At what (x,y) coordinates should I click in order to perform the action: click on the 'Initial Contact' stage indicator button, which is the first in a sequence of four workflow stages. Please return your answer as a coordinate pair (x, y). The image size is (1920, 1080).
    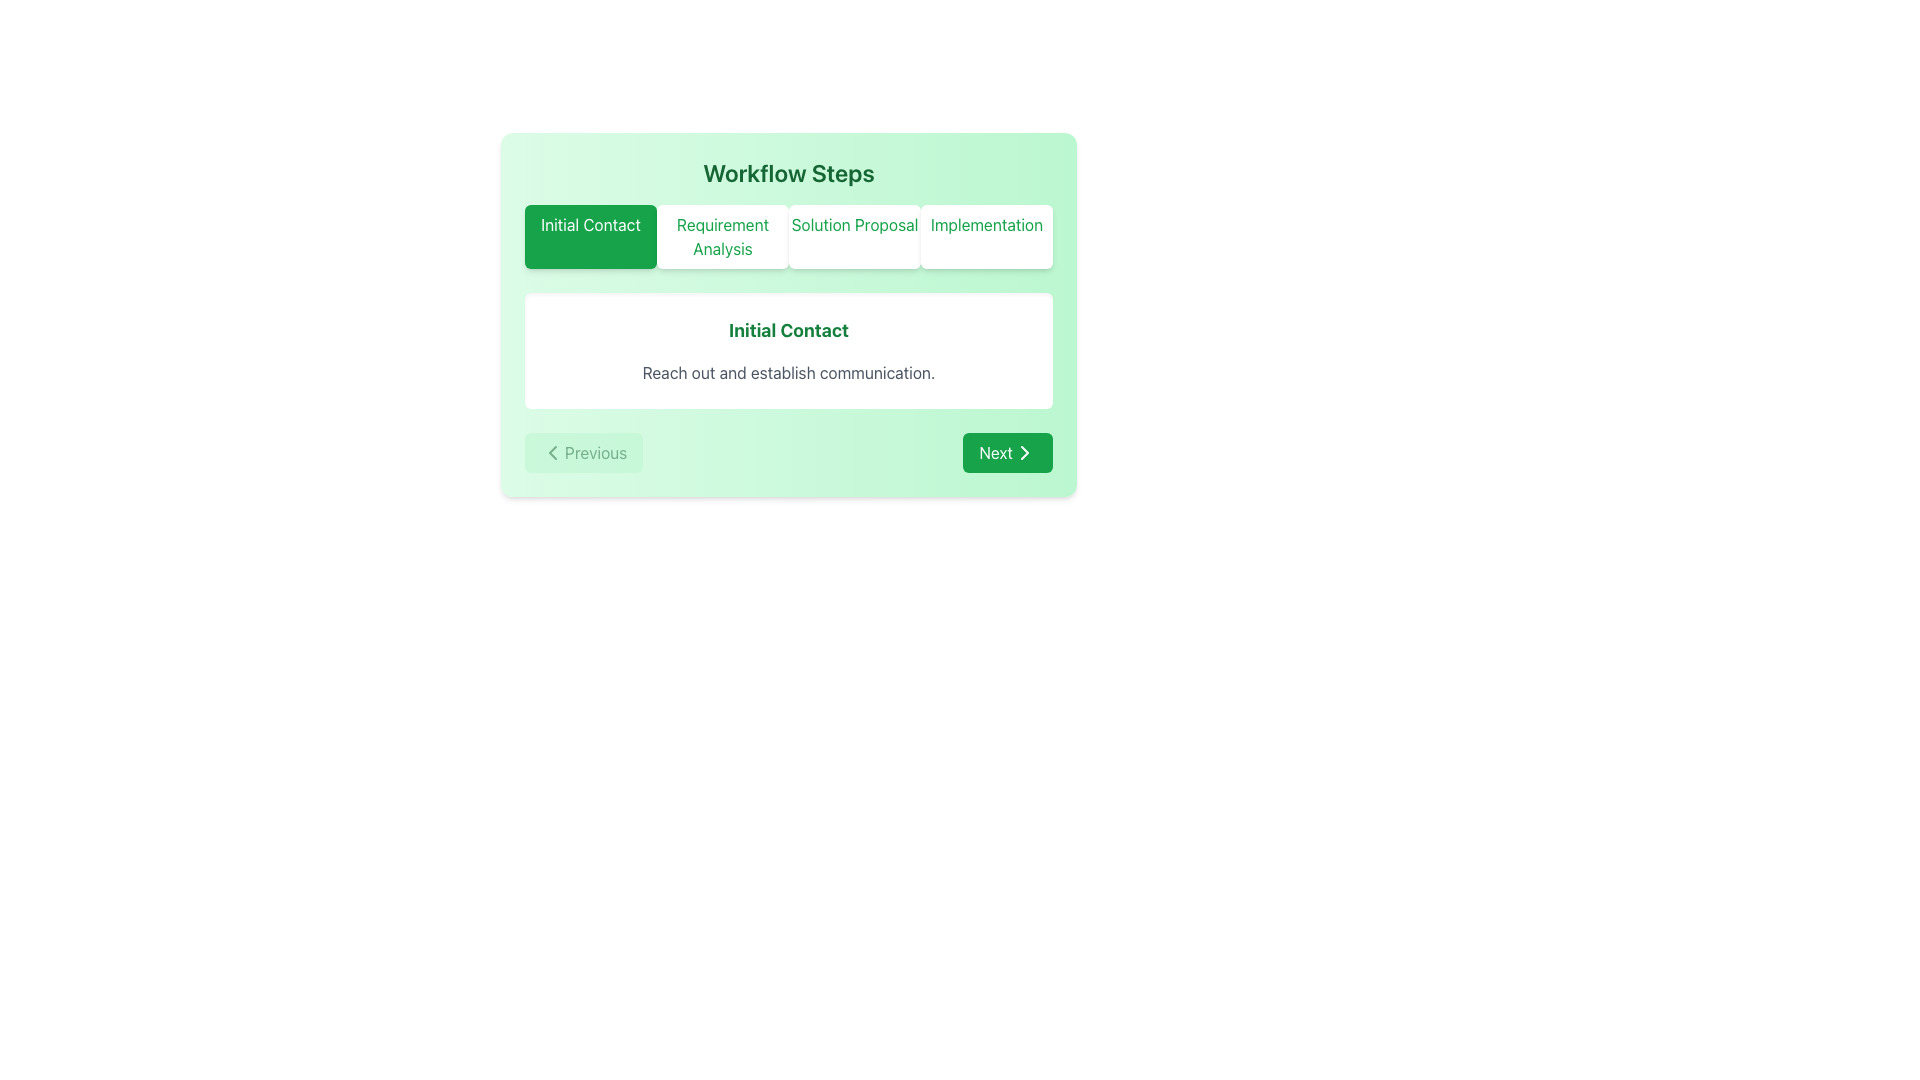
    Looking at the image, I should click on (589, 235).